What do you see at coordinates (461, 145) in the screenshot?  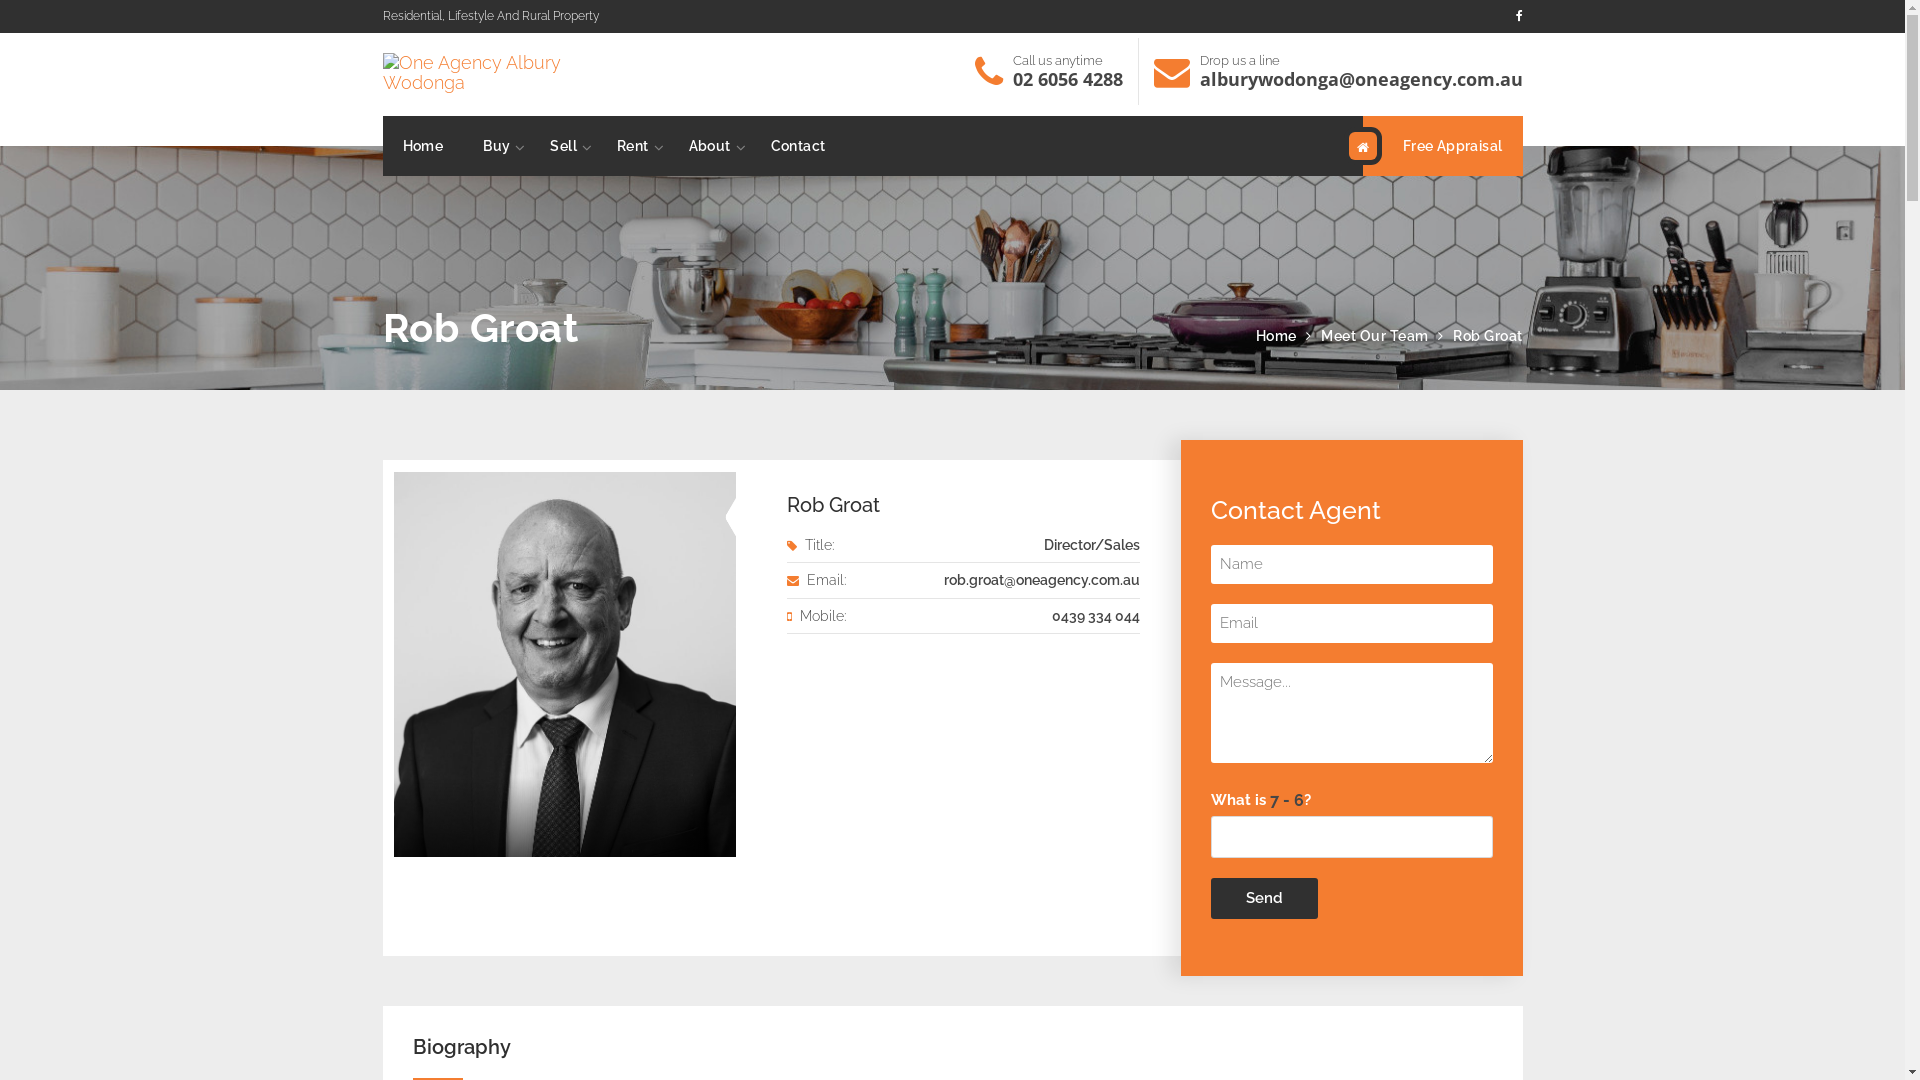 I see `'Buy'` at bounding box center [461, 145].